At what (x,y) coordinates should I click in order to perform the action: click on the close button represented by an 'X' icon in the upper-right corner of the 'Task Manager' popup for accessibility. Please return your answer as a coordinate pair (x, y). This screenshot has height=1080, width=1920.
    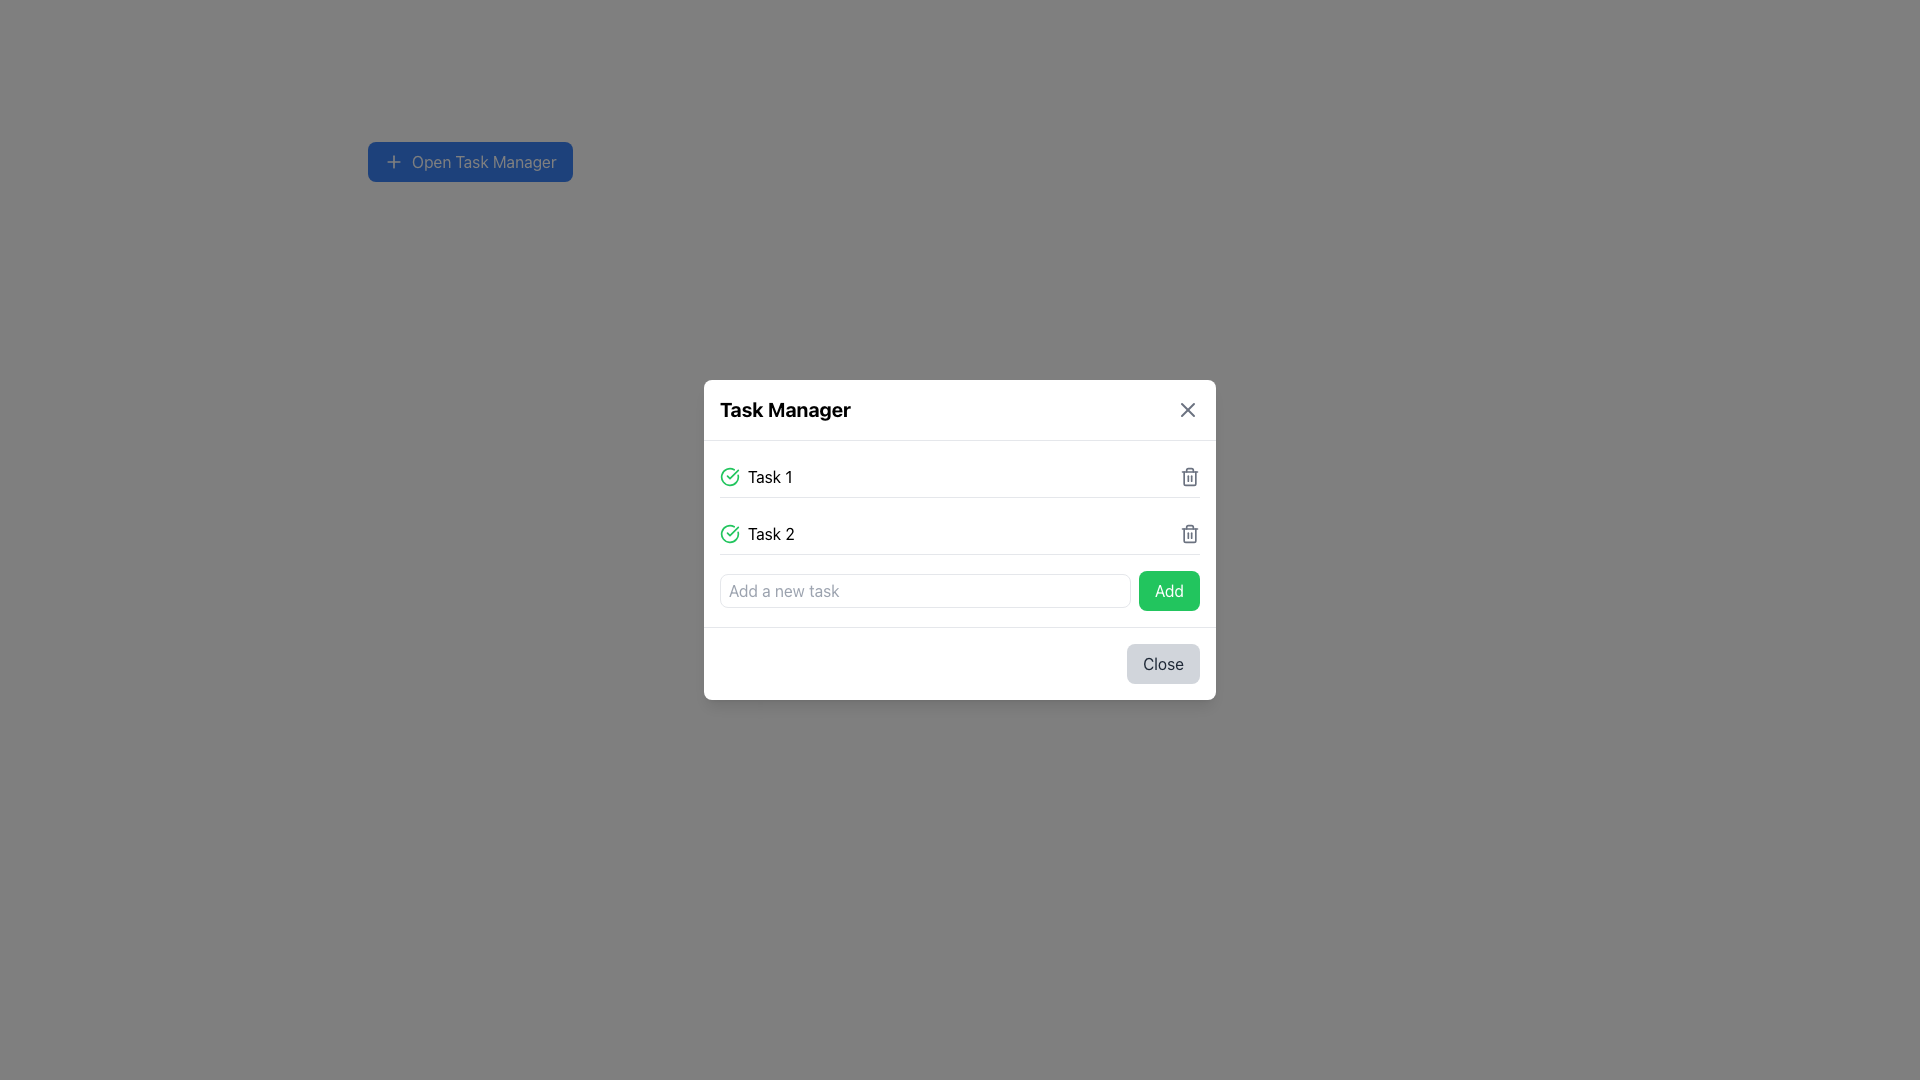
    Looking at the image, I should click on (1188, 408).